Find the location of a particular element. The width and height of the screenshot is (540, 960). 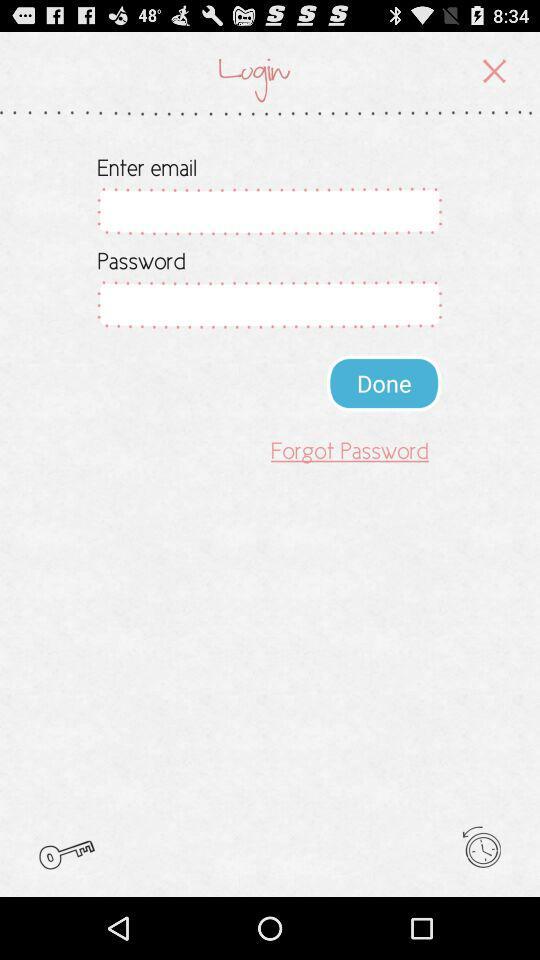

the forgot password item is located at coordinates (349, 450).